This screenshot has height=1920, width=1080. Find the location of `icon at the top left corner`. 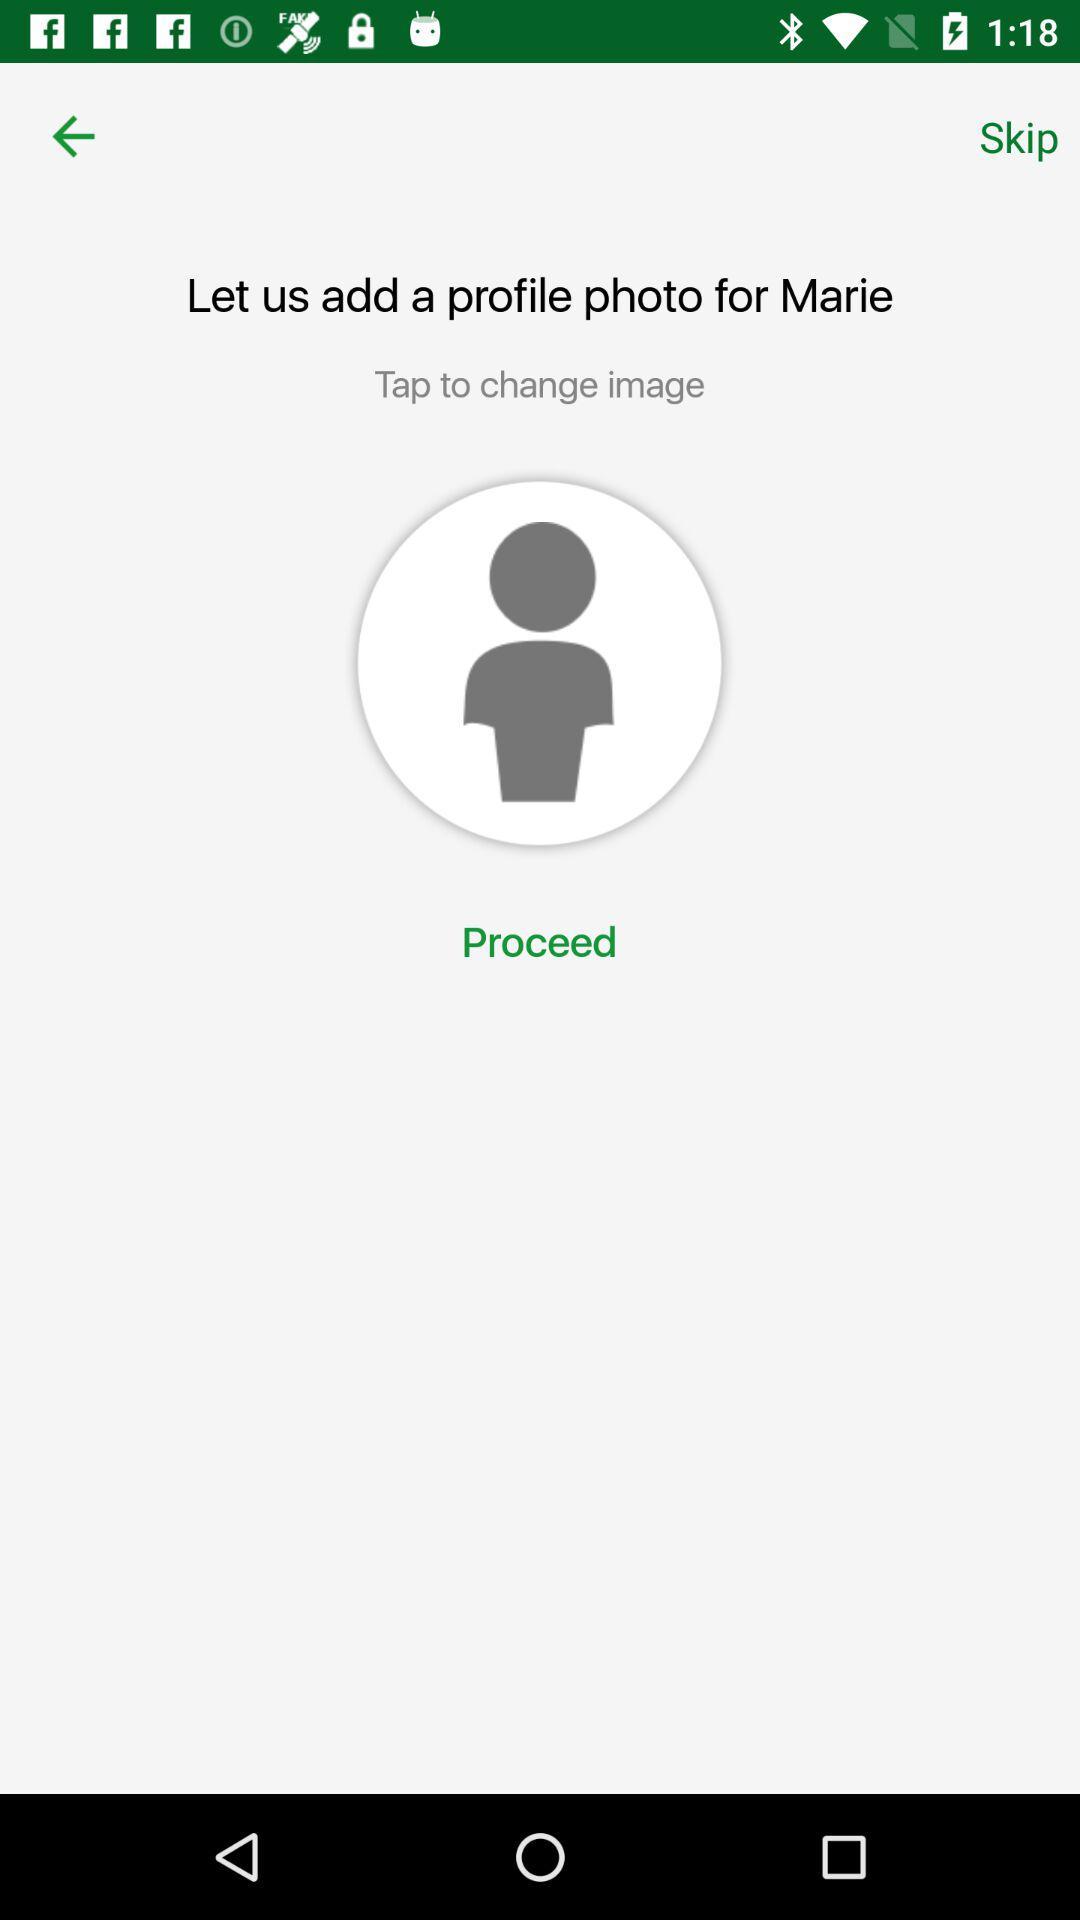

icon at the top left corner is located at coordinates (72, 135).